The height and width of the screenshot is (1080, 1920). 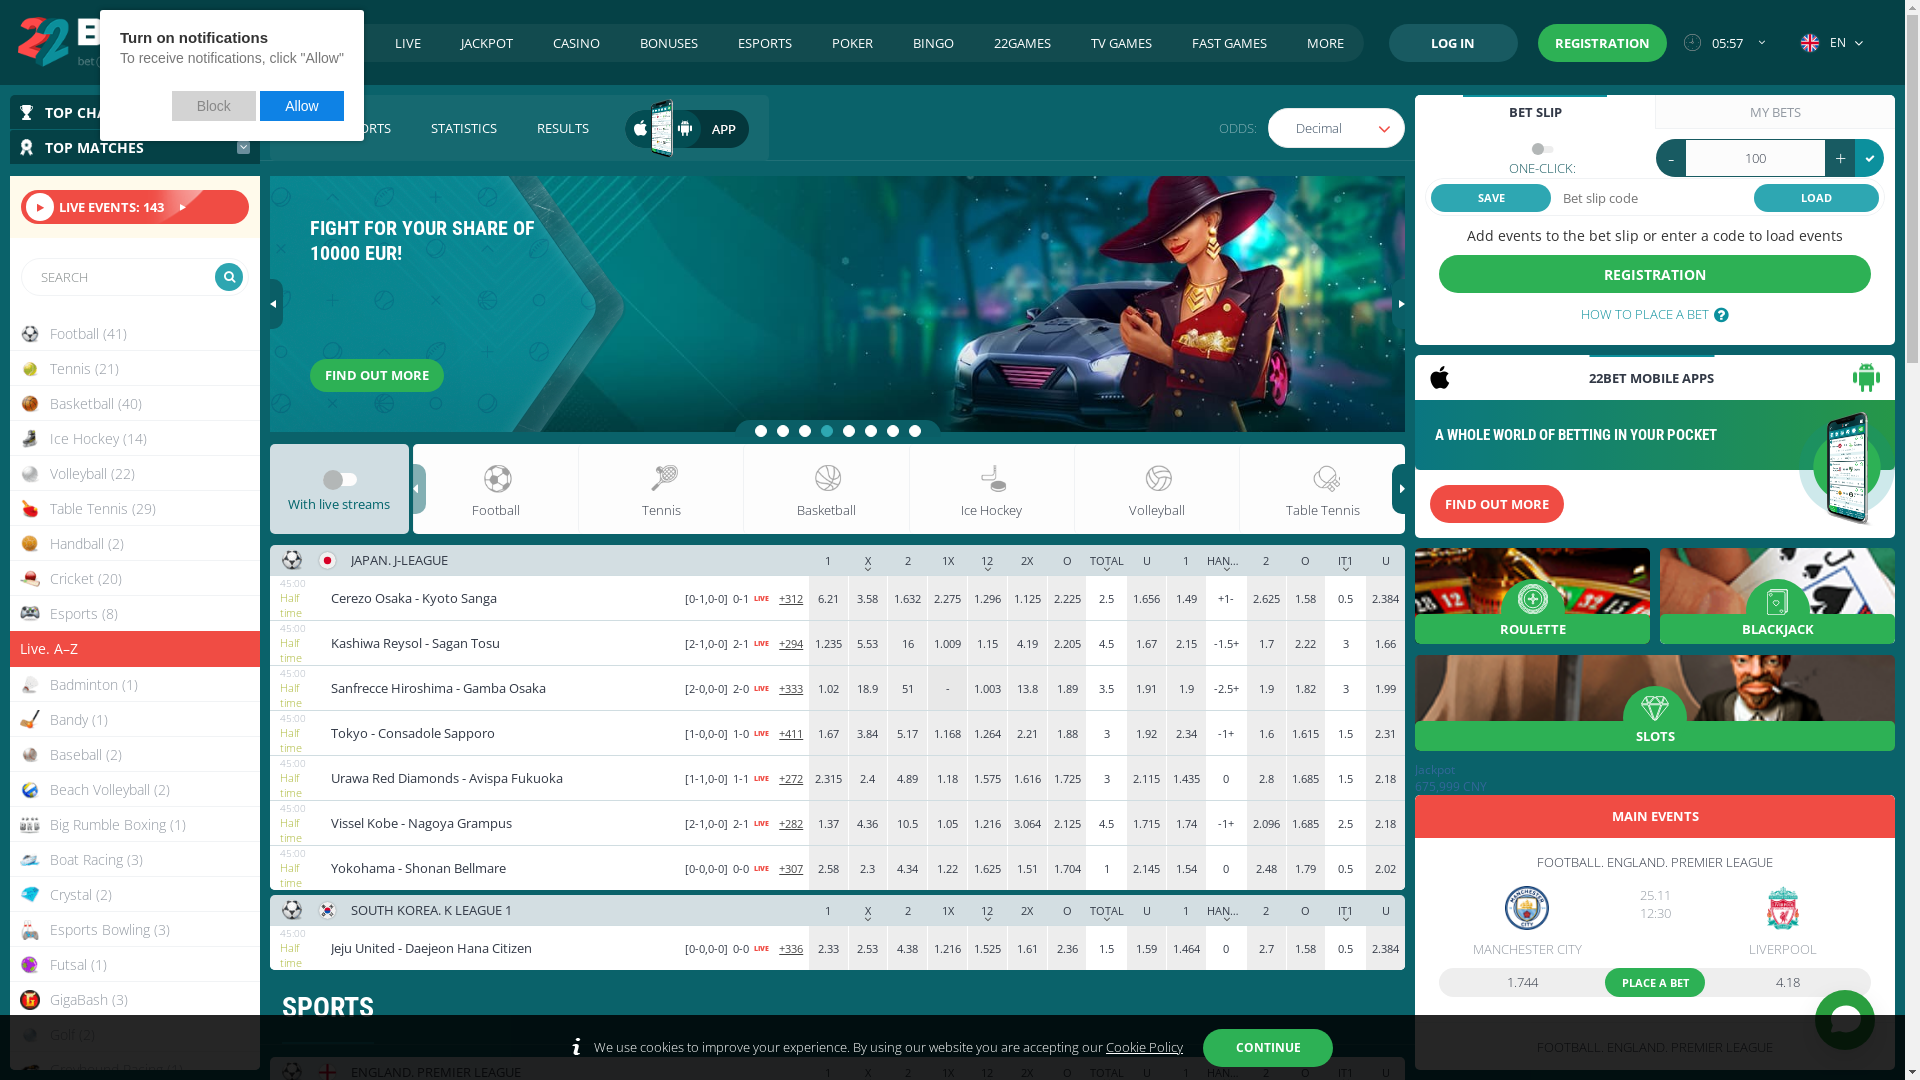 I want to click on 'POKER', so click(x=852, y=42).